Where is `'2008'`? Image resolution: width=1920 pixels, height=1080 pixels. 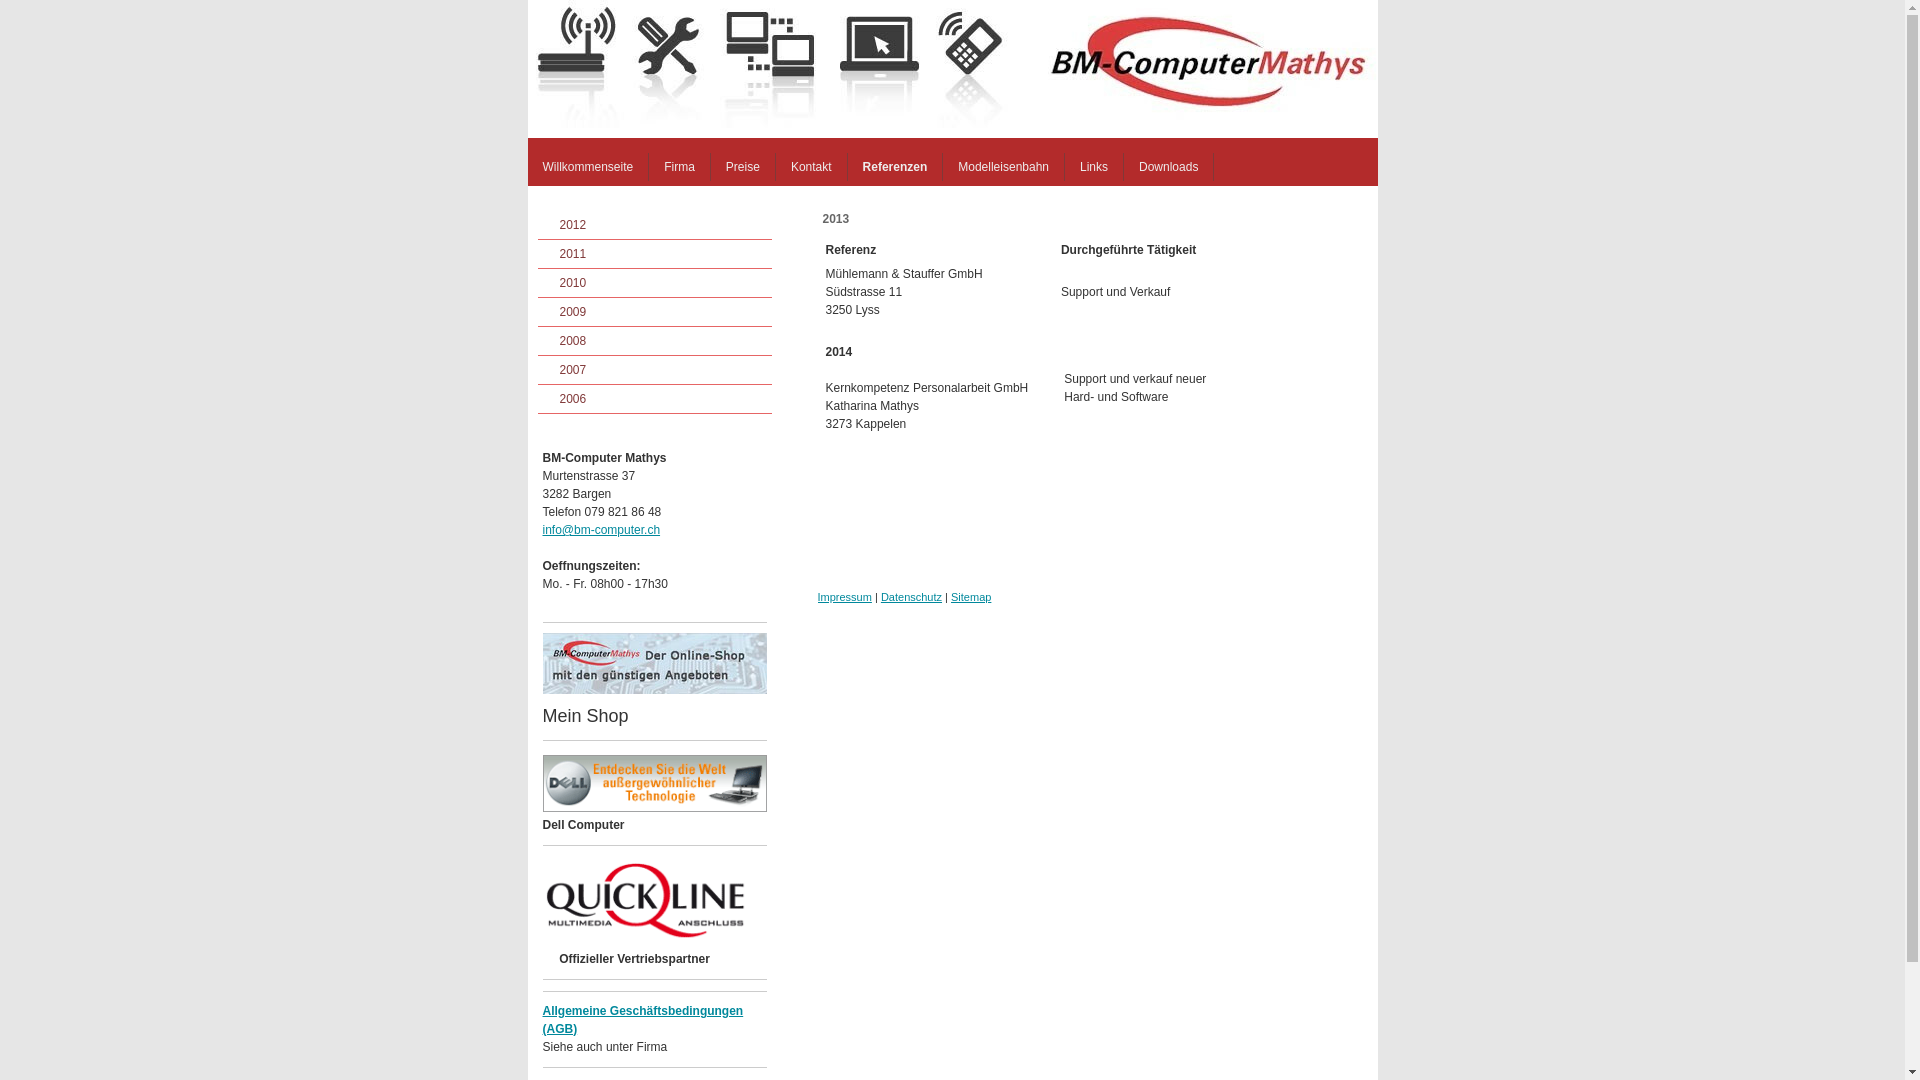
'2008' is located at coordinates (654, 340).